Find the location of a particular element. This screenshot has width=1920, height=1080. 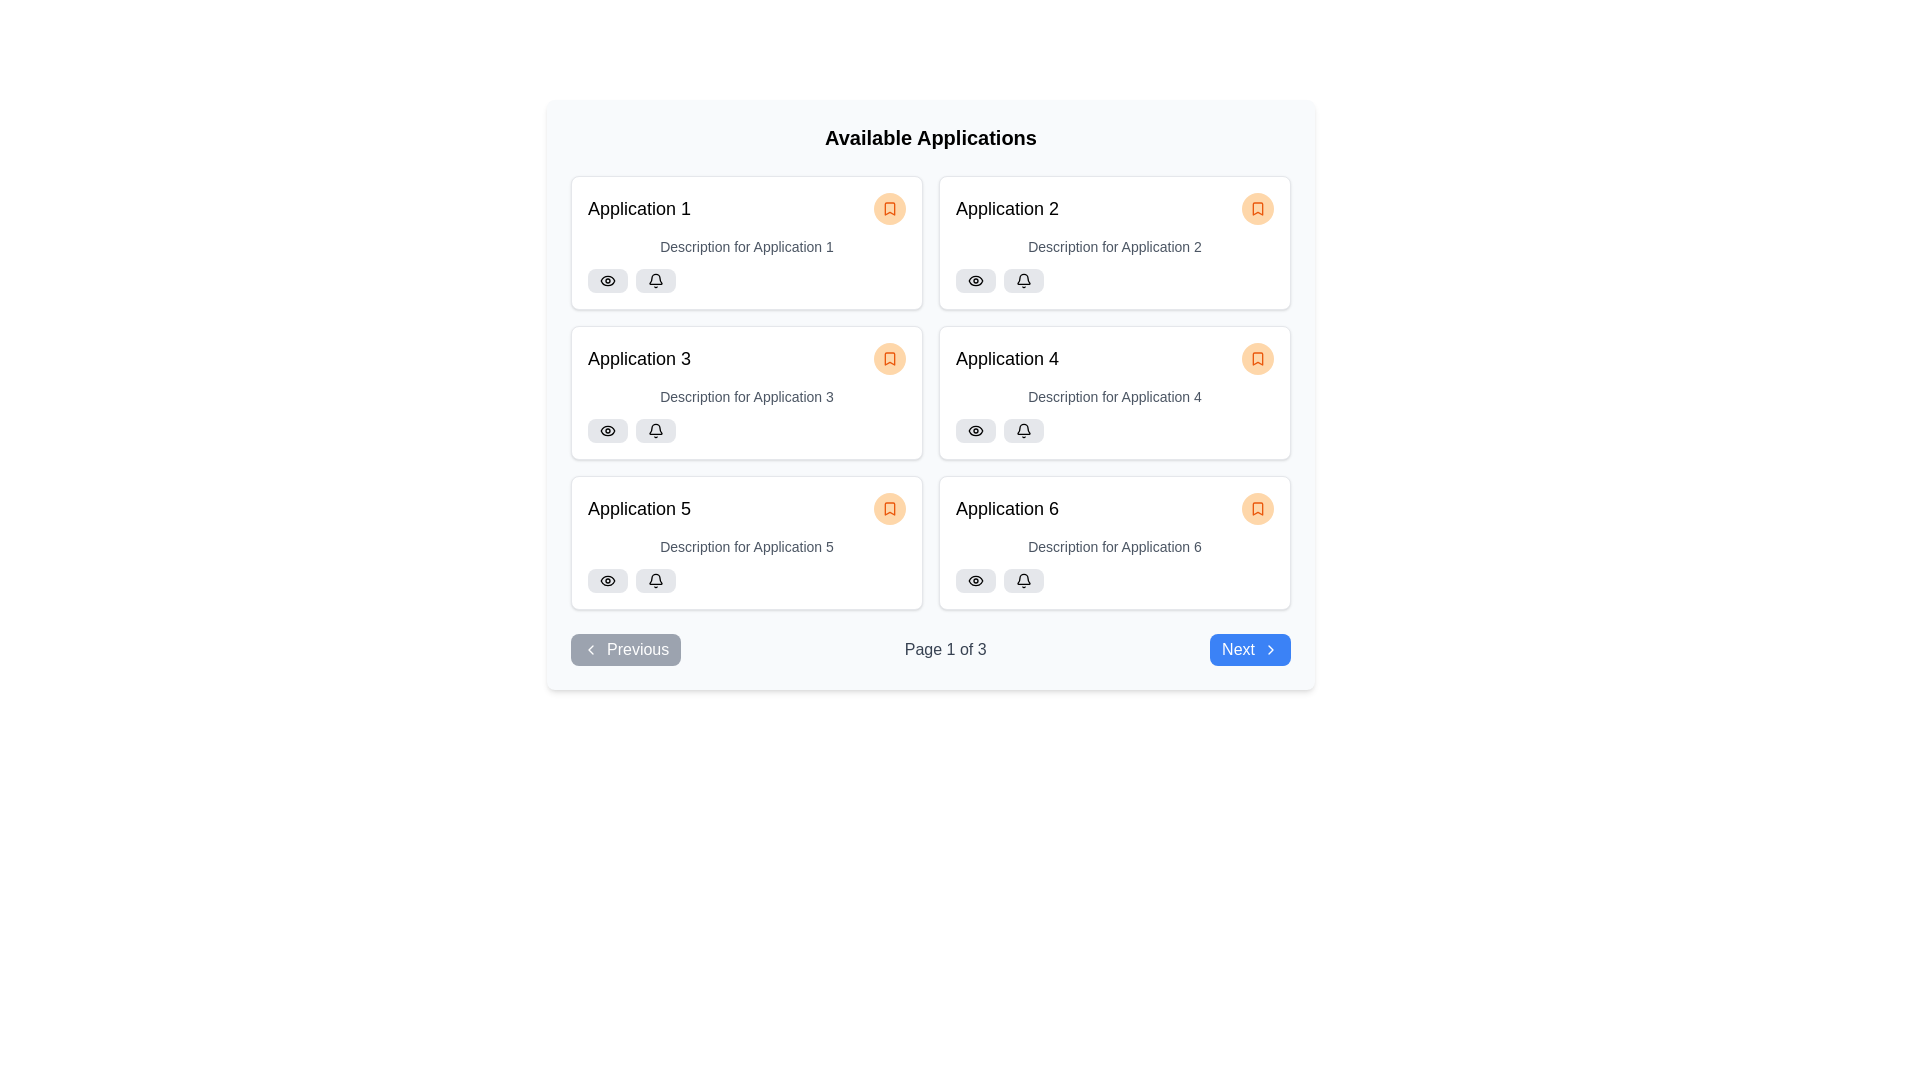

the visibility toggle button located in the bottom-right corner of the 'Application 6' card is located at coordinates (975, 581).